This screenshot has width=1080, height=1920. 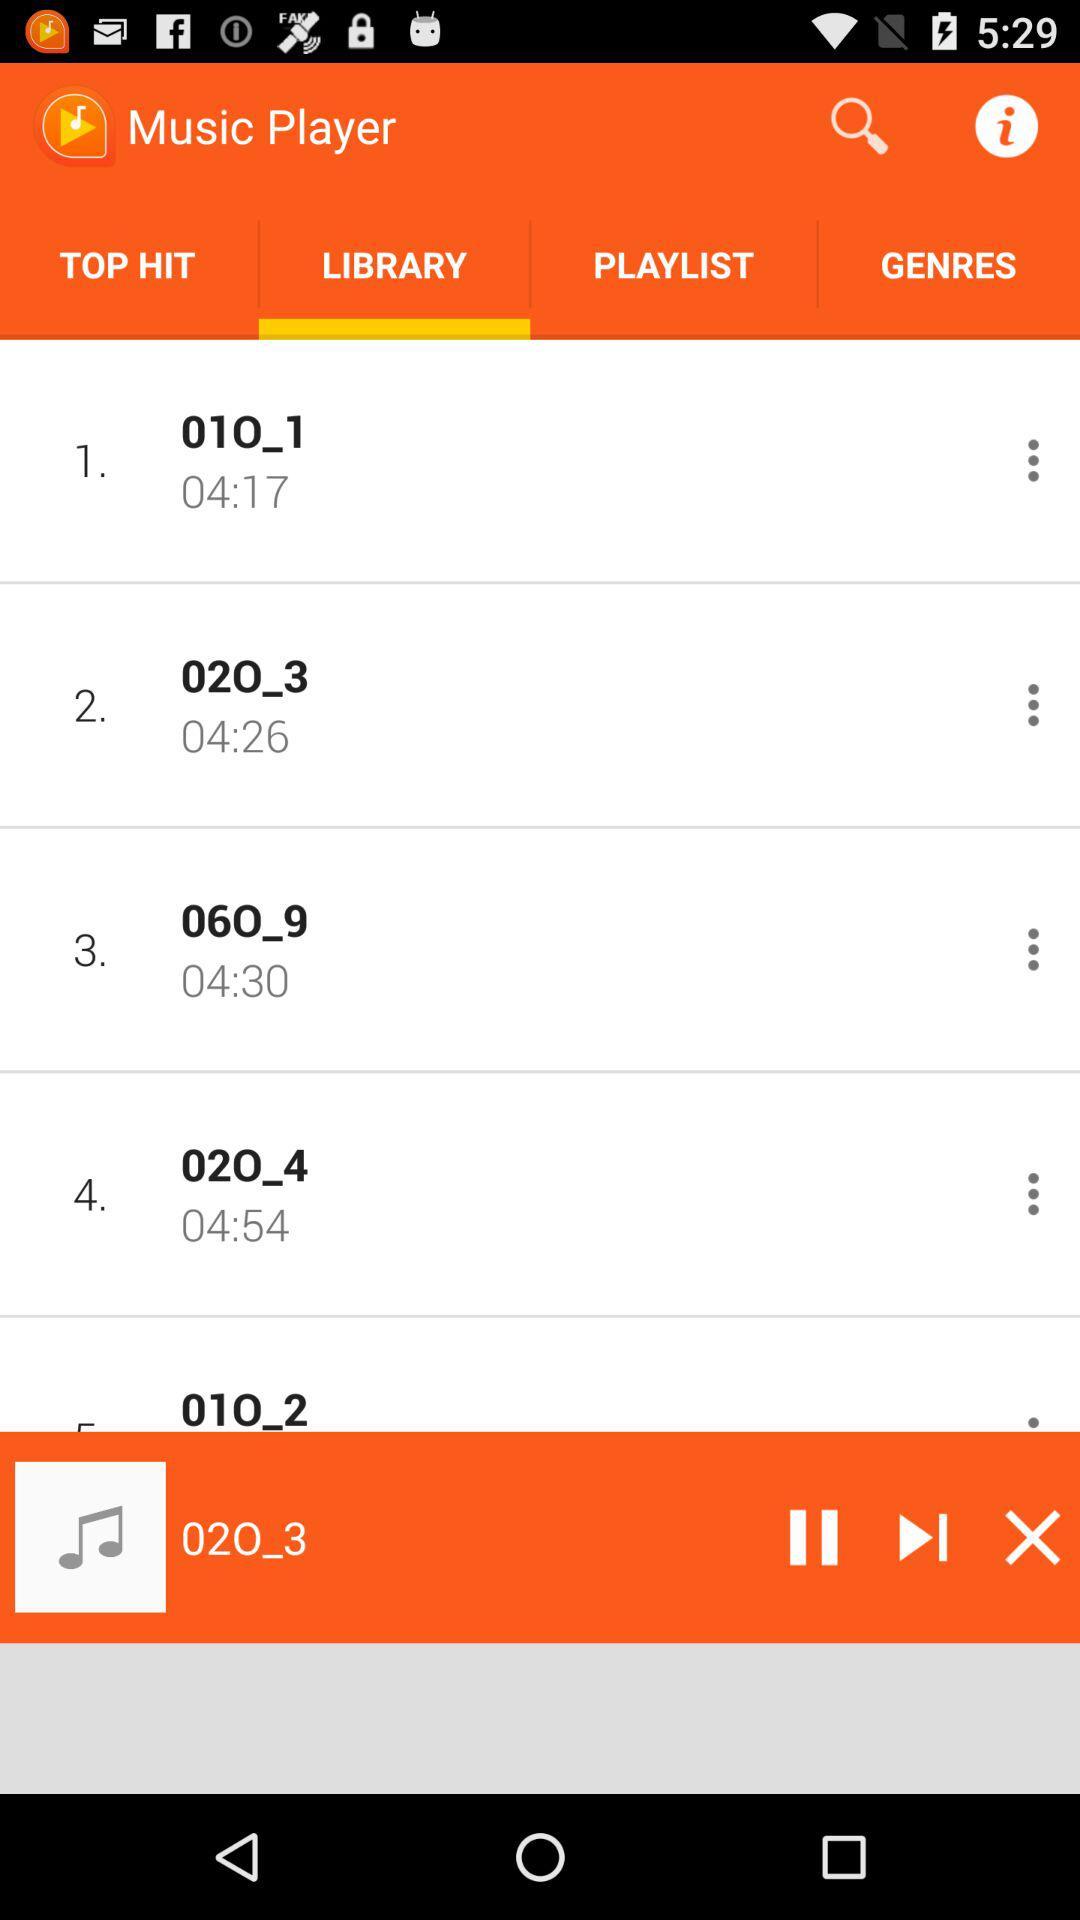 I want to click on open the sub-menu for this song, so click(x=1033, y=459).